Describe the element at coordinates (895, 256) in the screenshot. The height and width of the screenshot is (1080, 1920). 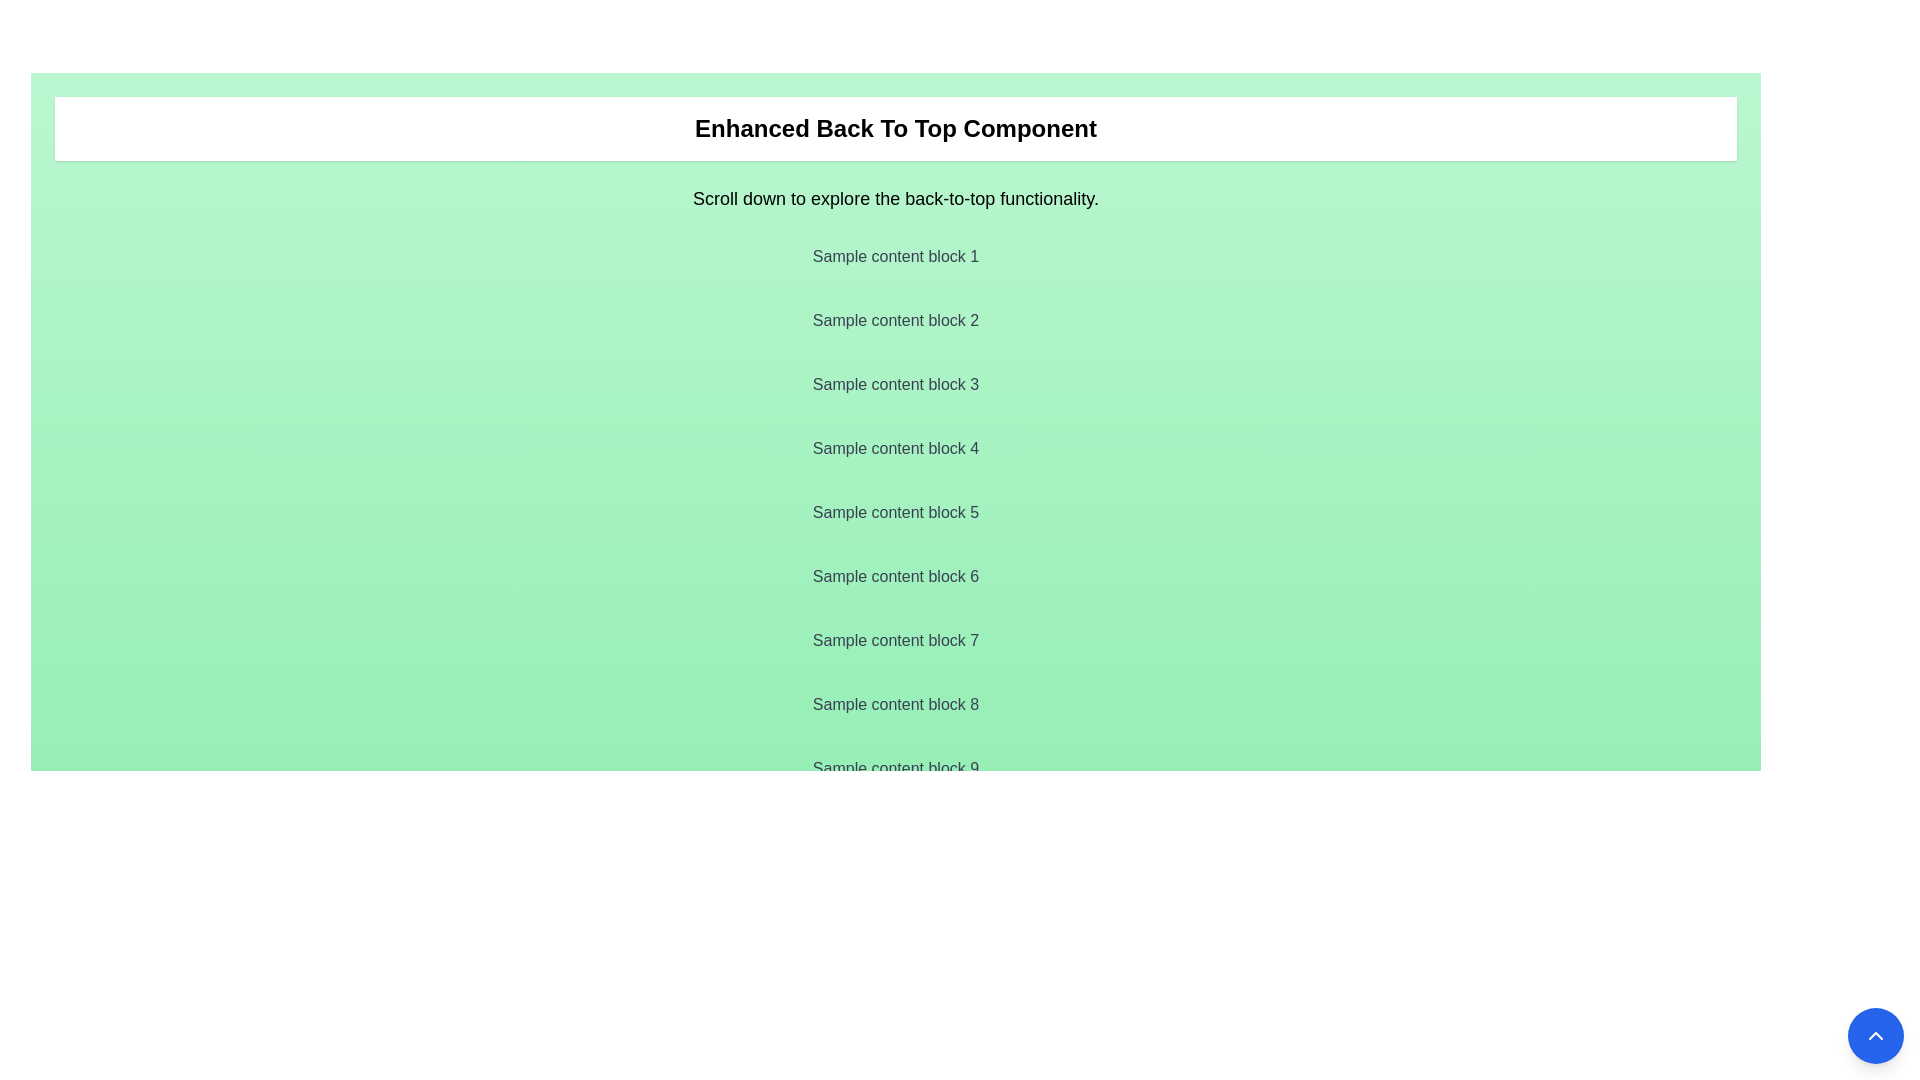
I see `the static text element that displays information about scrolling down, positioned below the header and subtitle as the first item in the series of 'Sample content block' text blocks` at that location.